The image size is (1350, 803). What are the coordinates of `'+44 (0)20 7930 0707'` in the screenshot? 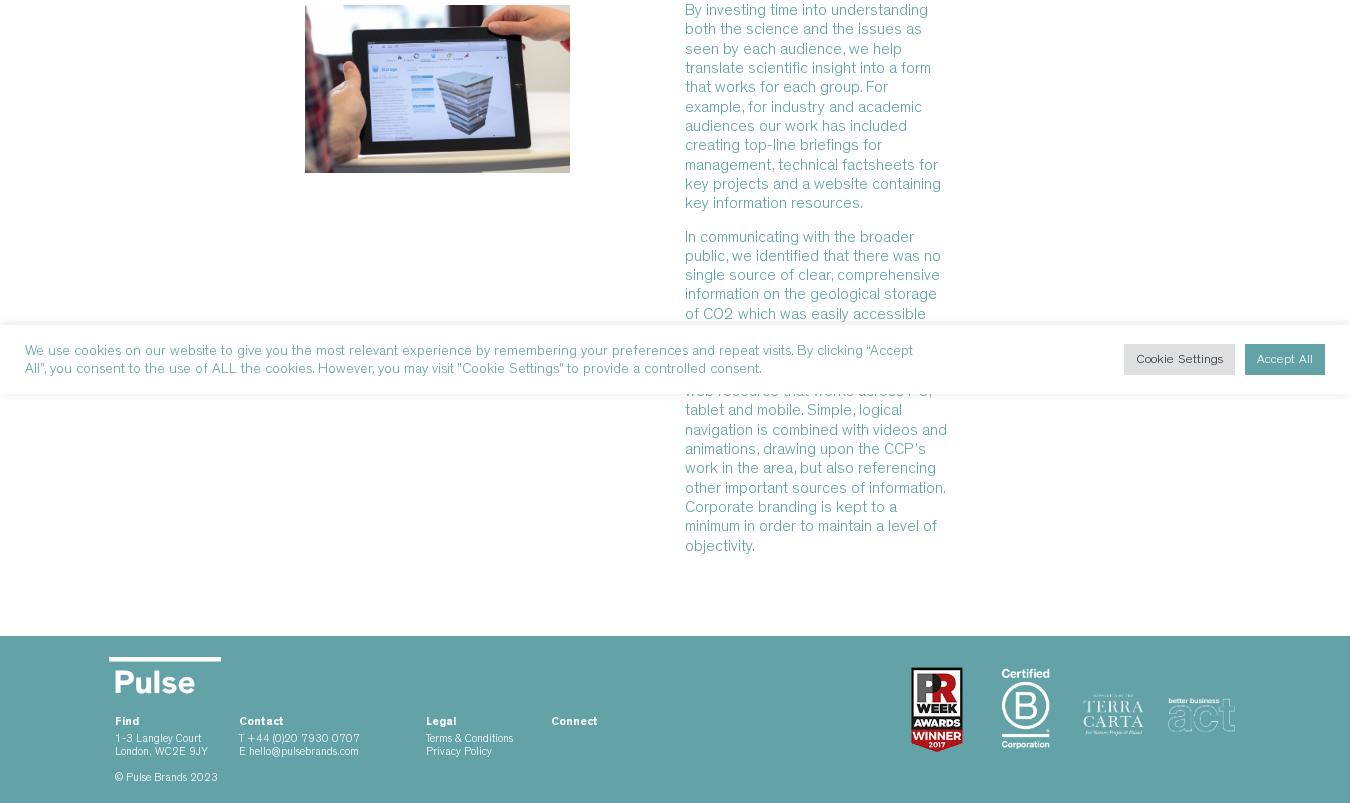 It's located at (302, 737).